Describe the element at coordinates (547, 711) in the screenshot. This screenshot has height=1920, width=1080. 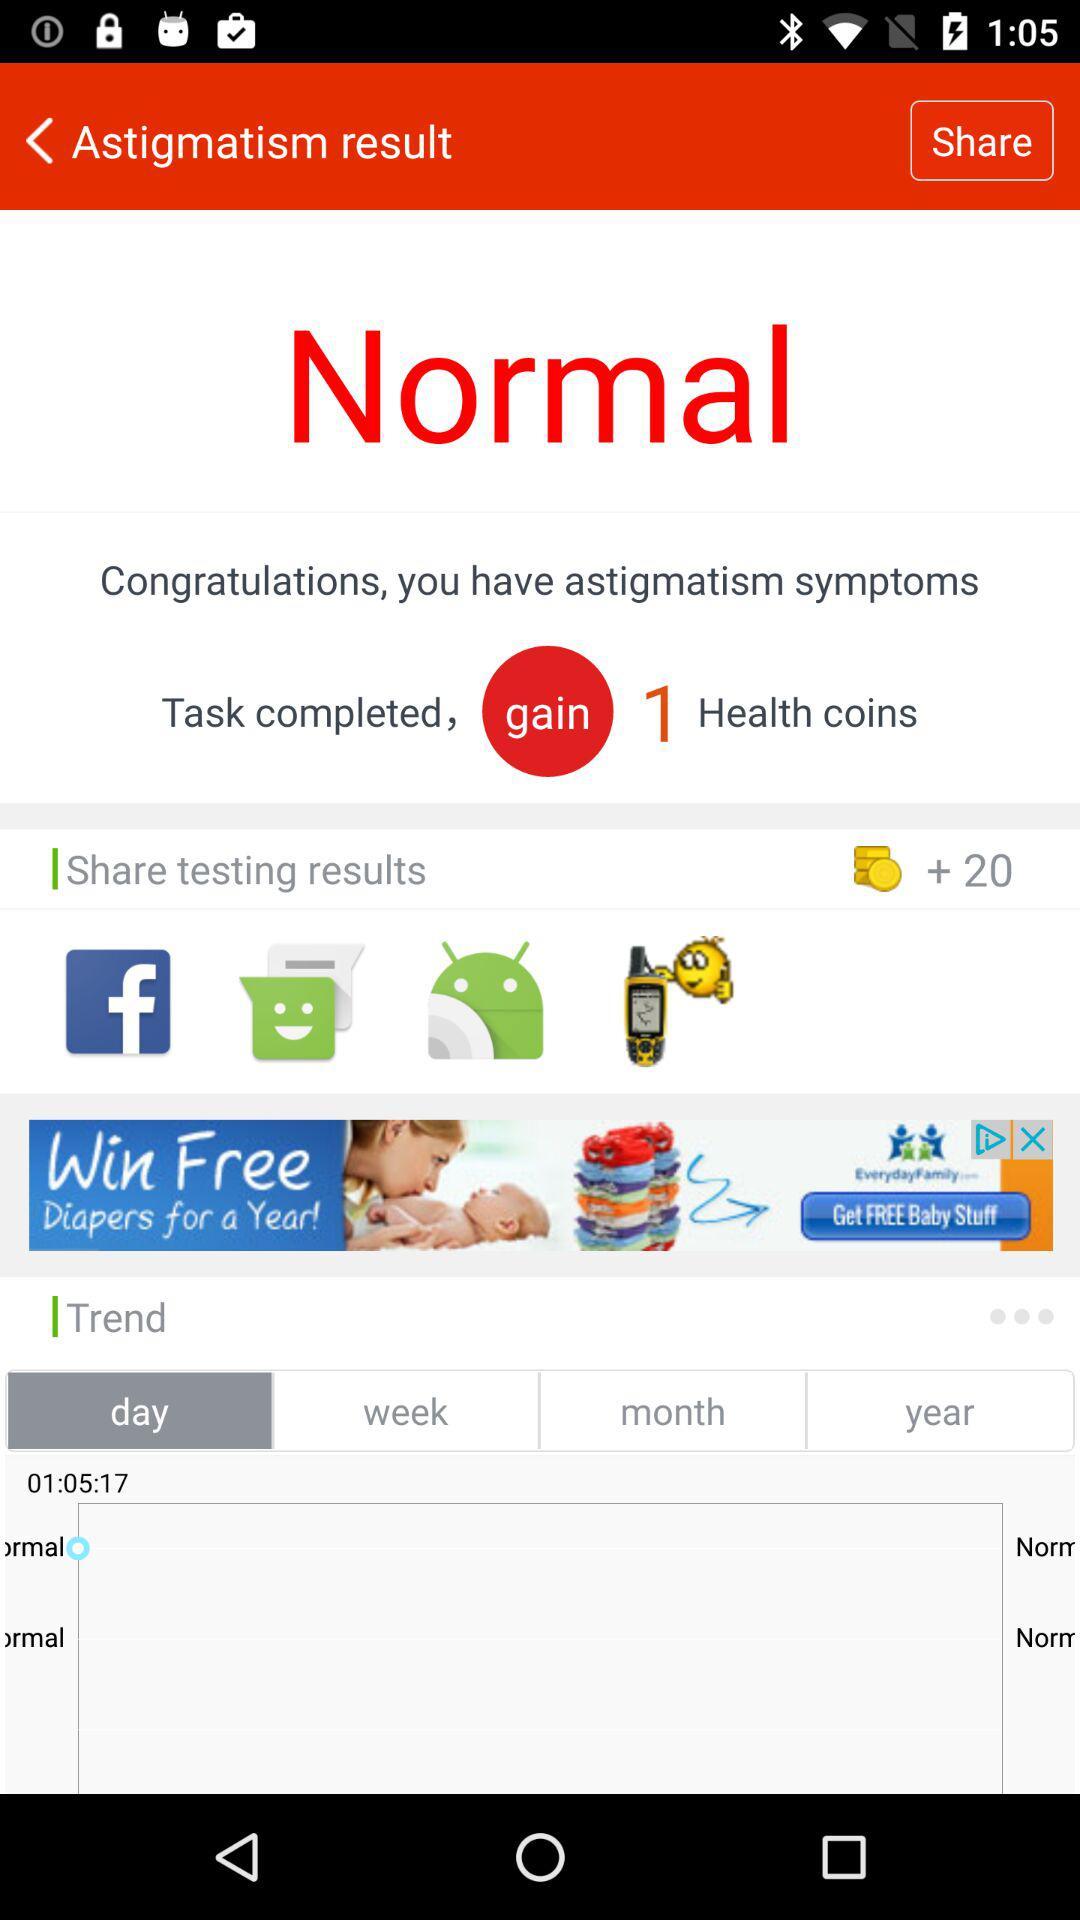
I see `icon next to 1` at that location.